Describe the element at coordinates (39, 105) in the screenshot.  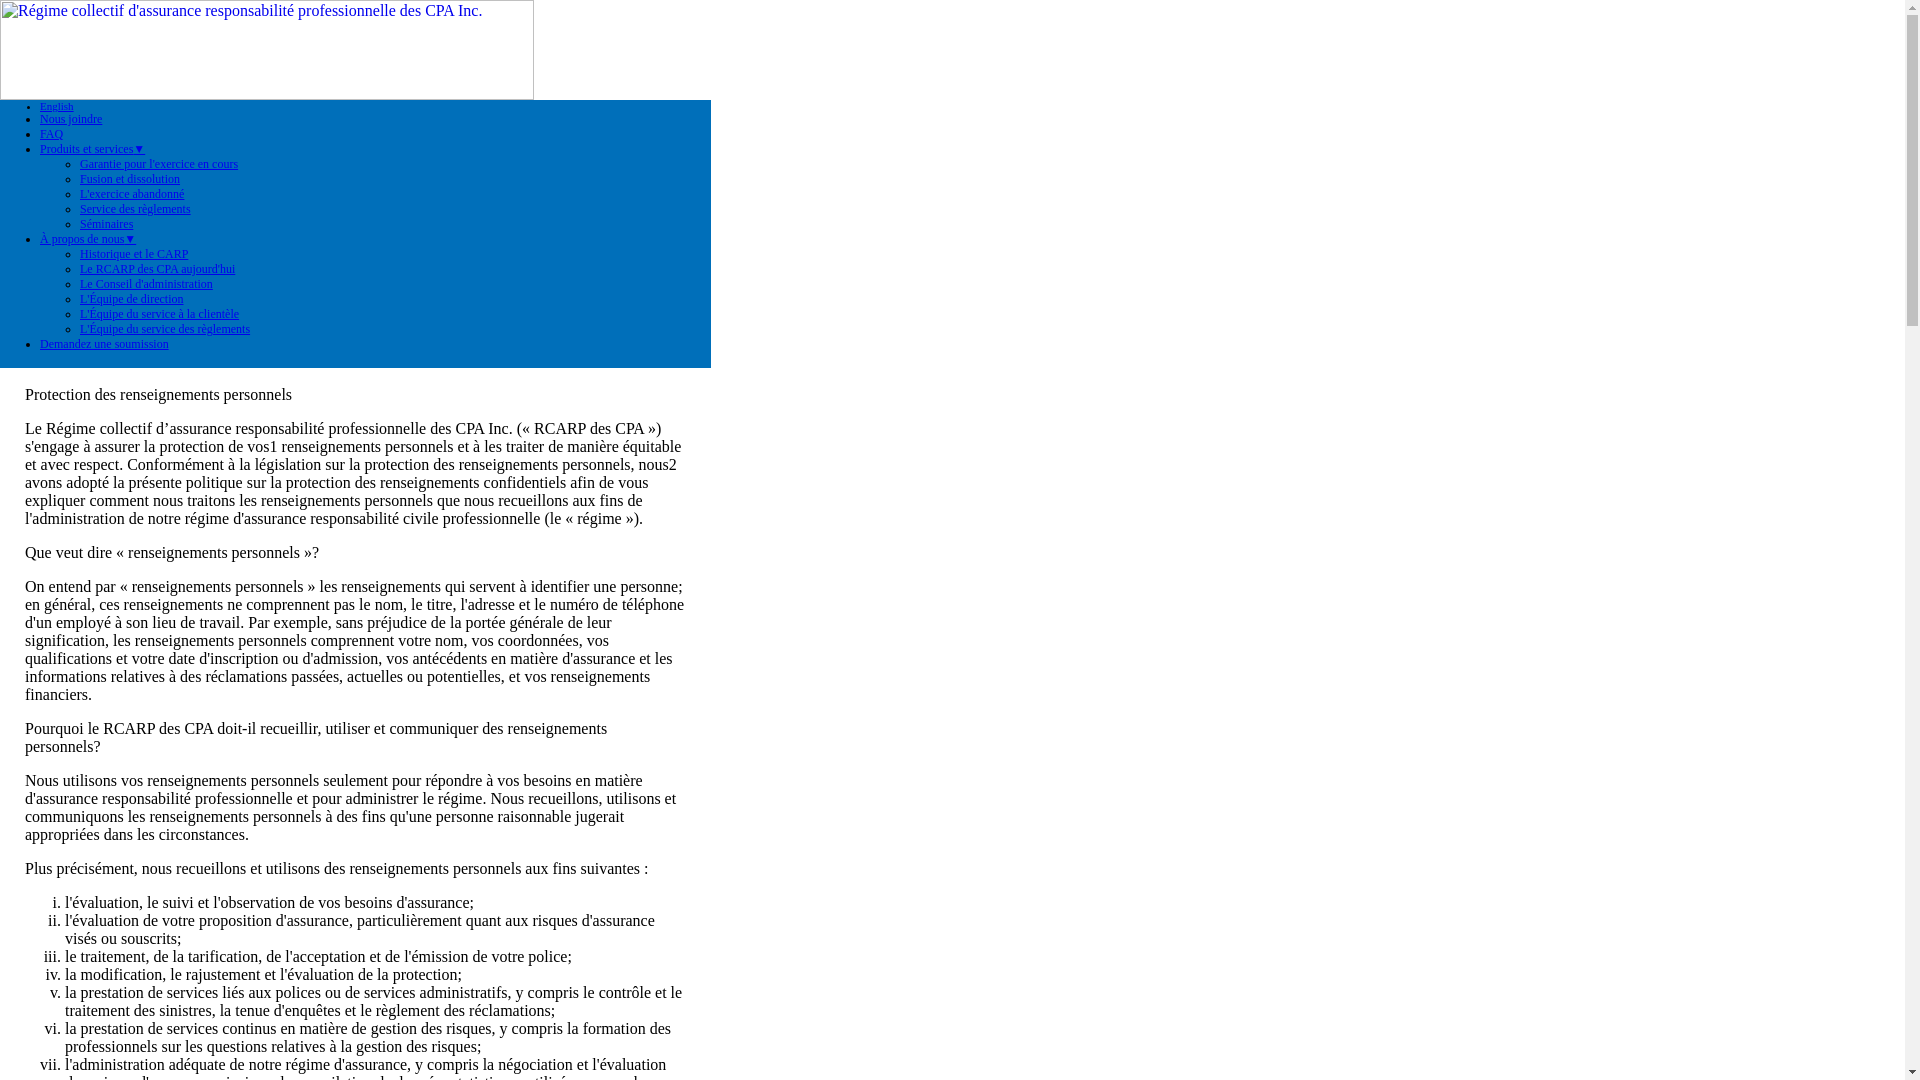
I see `'English'` at that location.